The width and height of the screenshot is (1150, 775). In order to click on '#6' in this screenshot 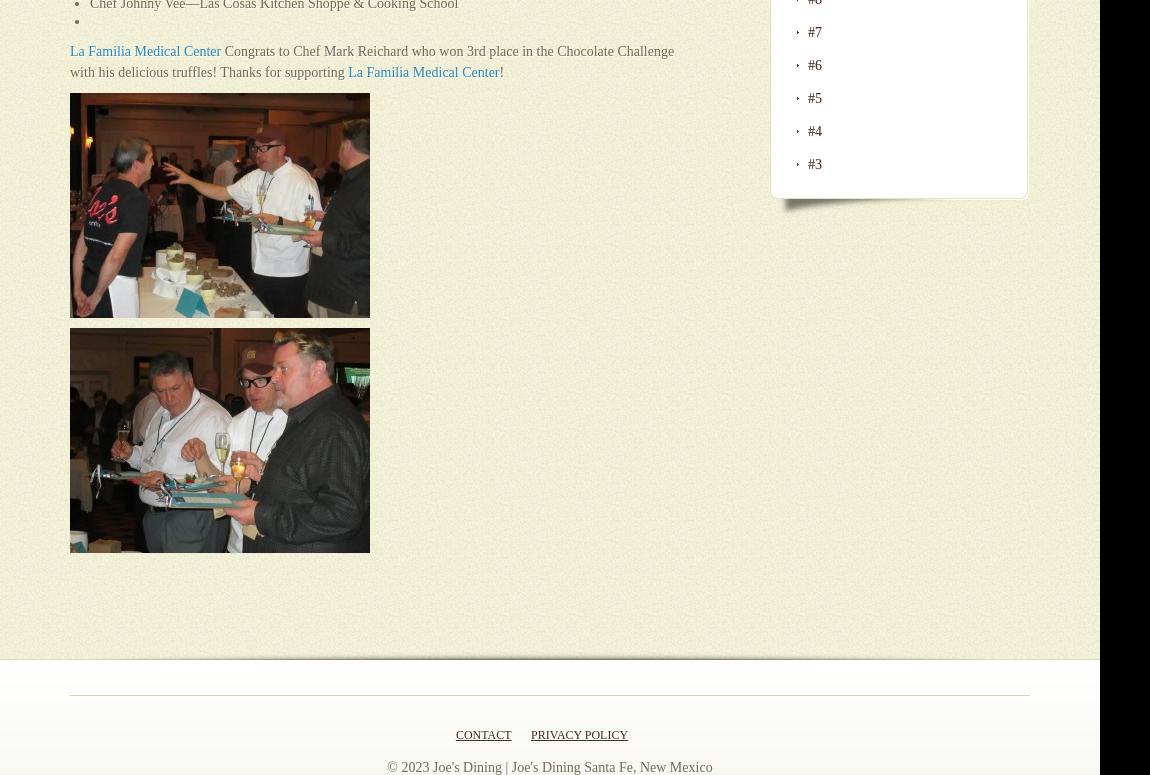, I will do `click(814, 64)`.